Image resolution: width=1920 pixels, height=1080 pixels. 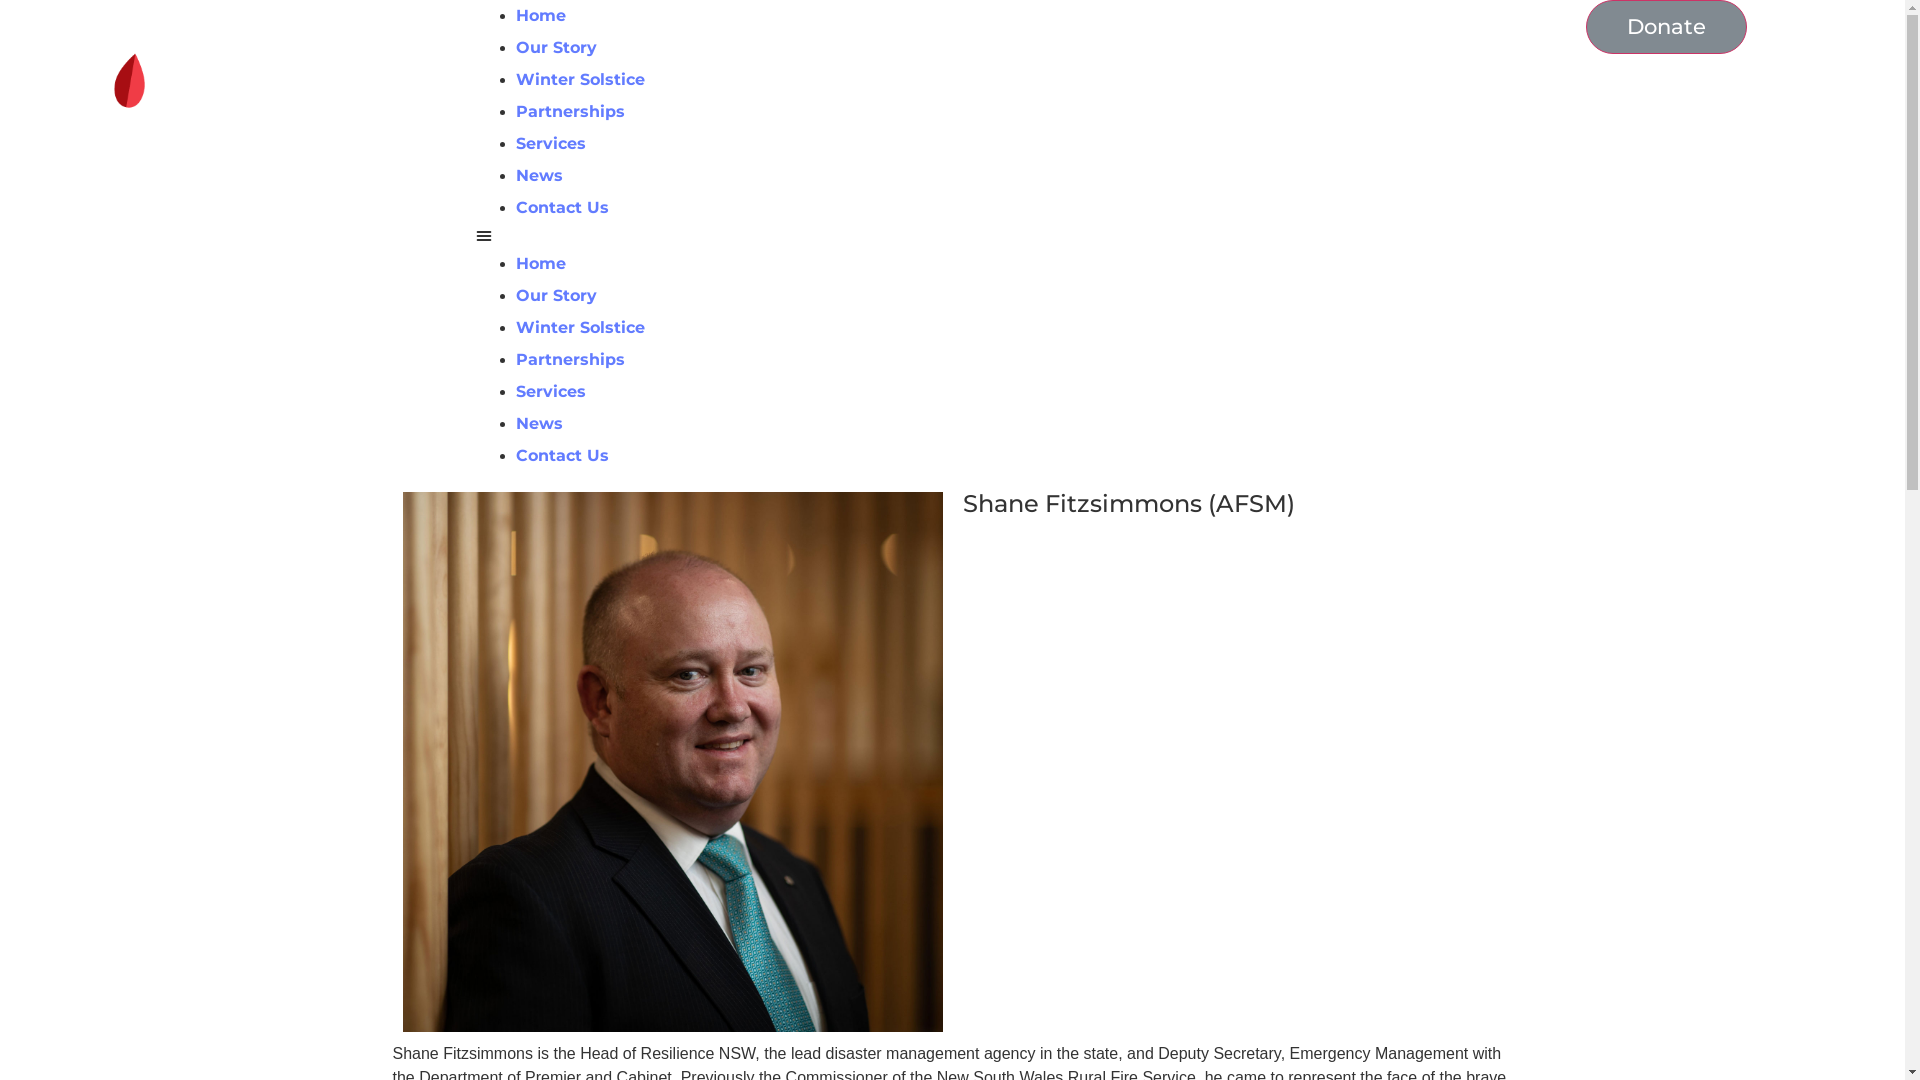 I want to click on 'News', so click(x=539, y=174).